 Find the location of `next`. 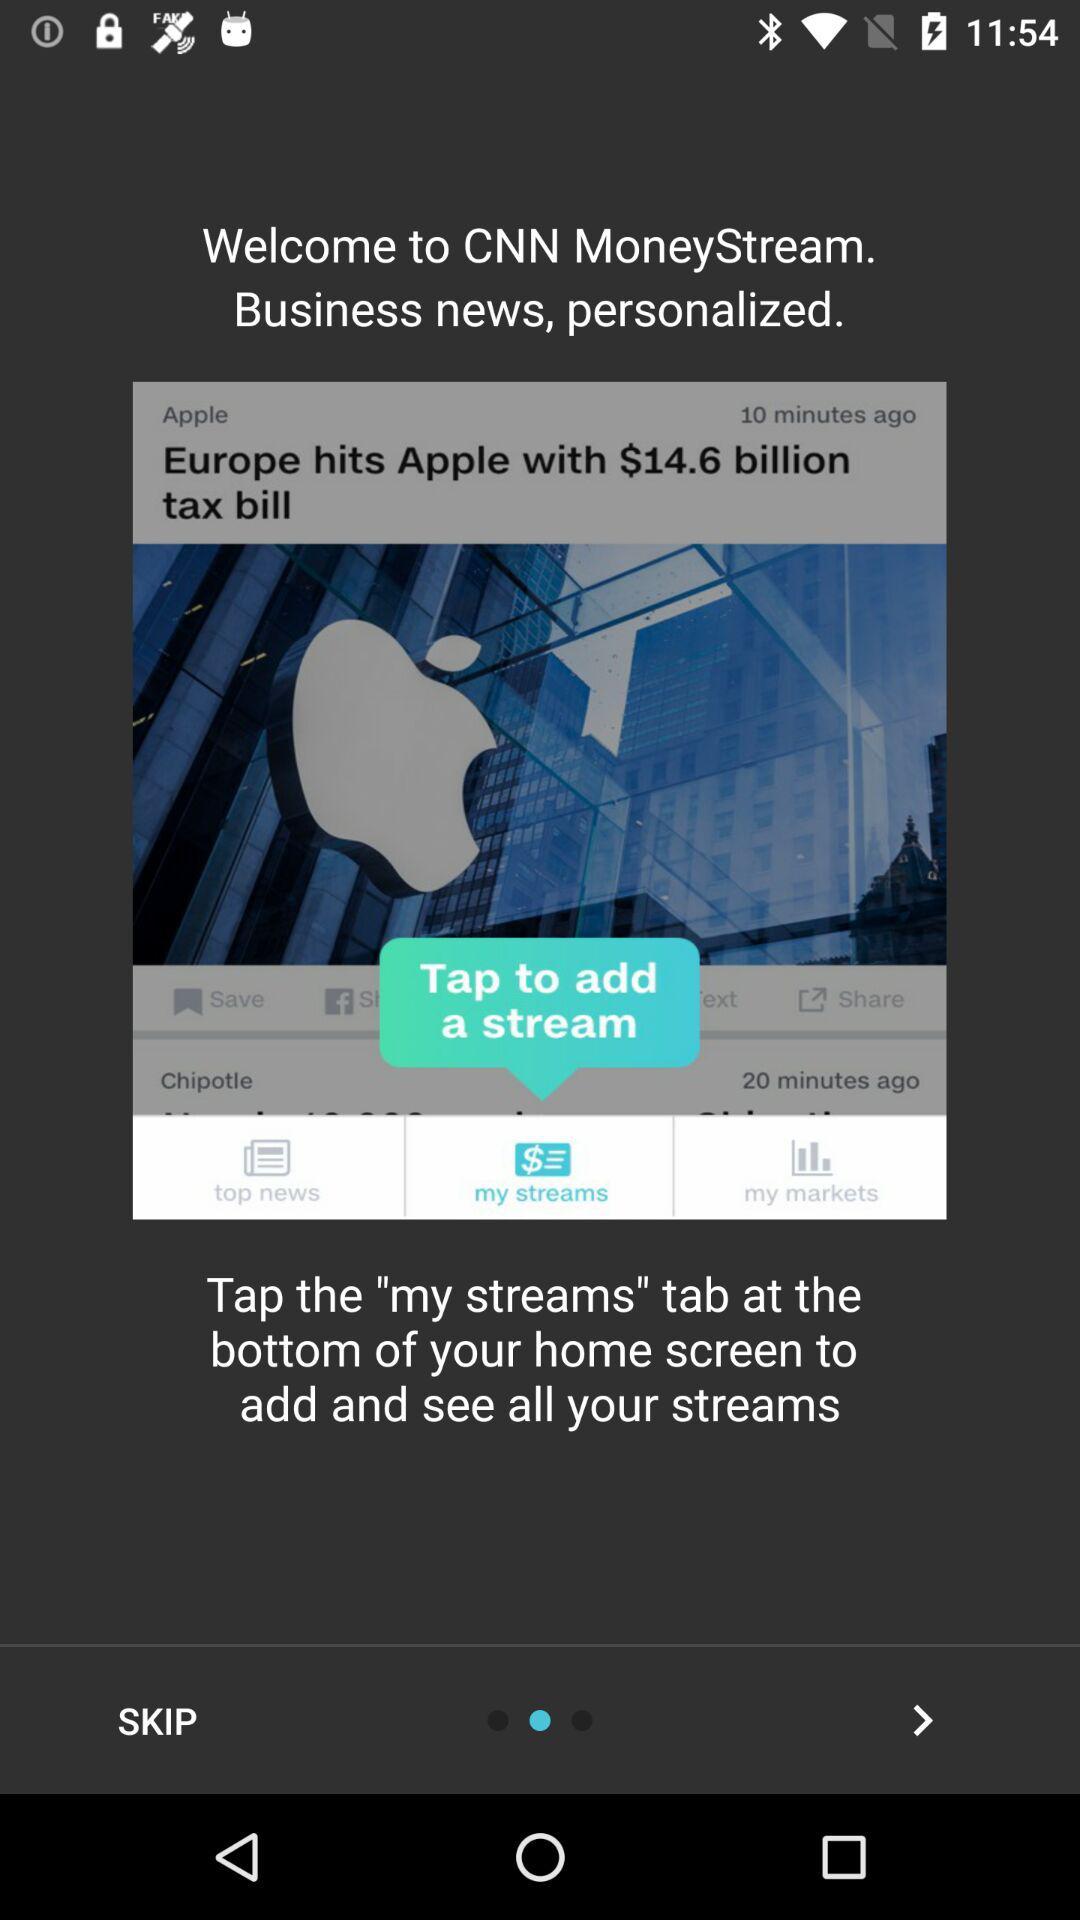

next is located at coordinates (922, 1719).